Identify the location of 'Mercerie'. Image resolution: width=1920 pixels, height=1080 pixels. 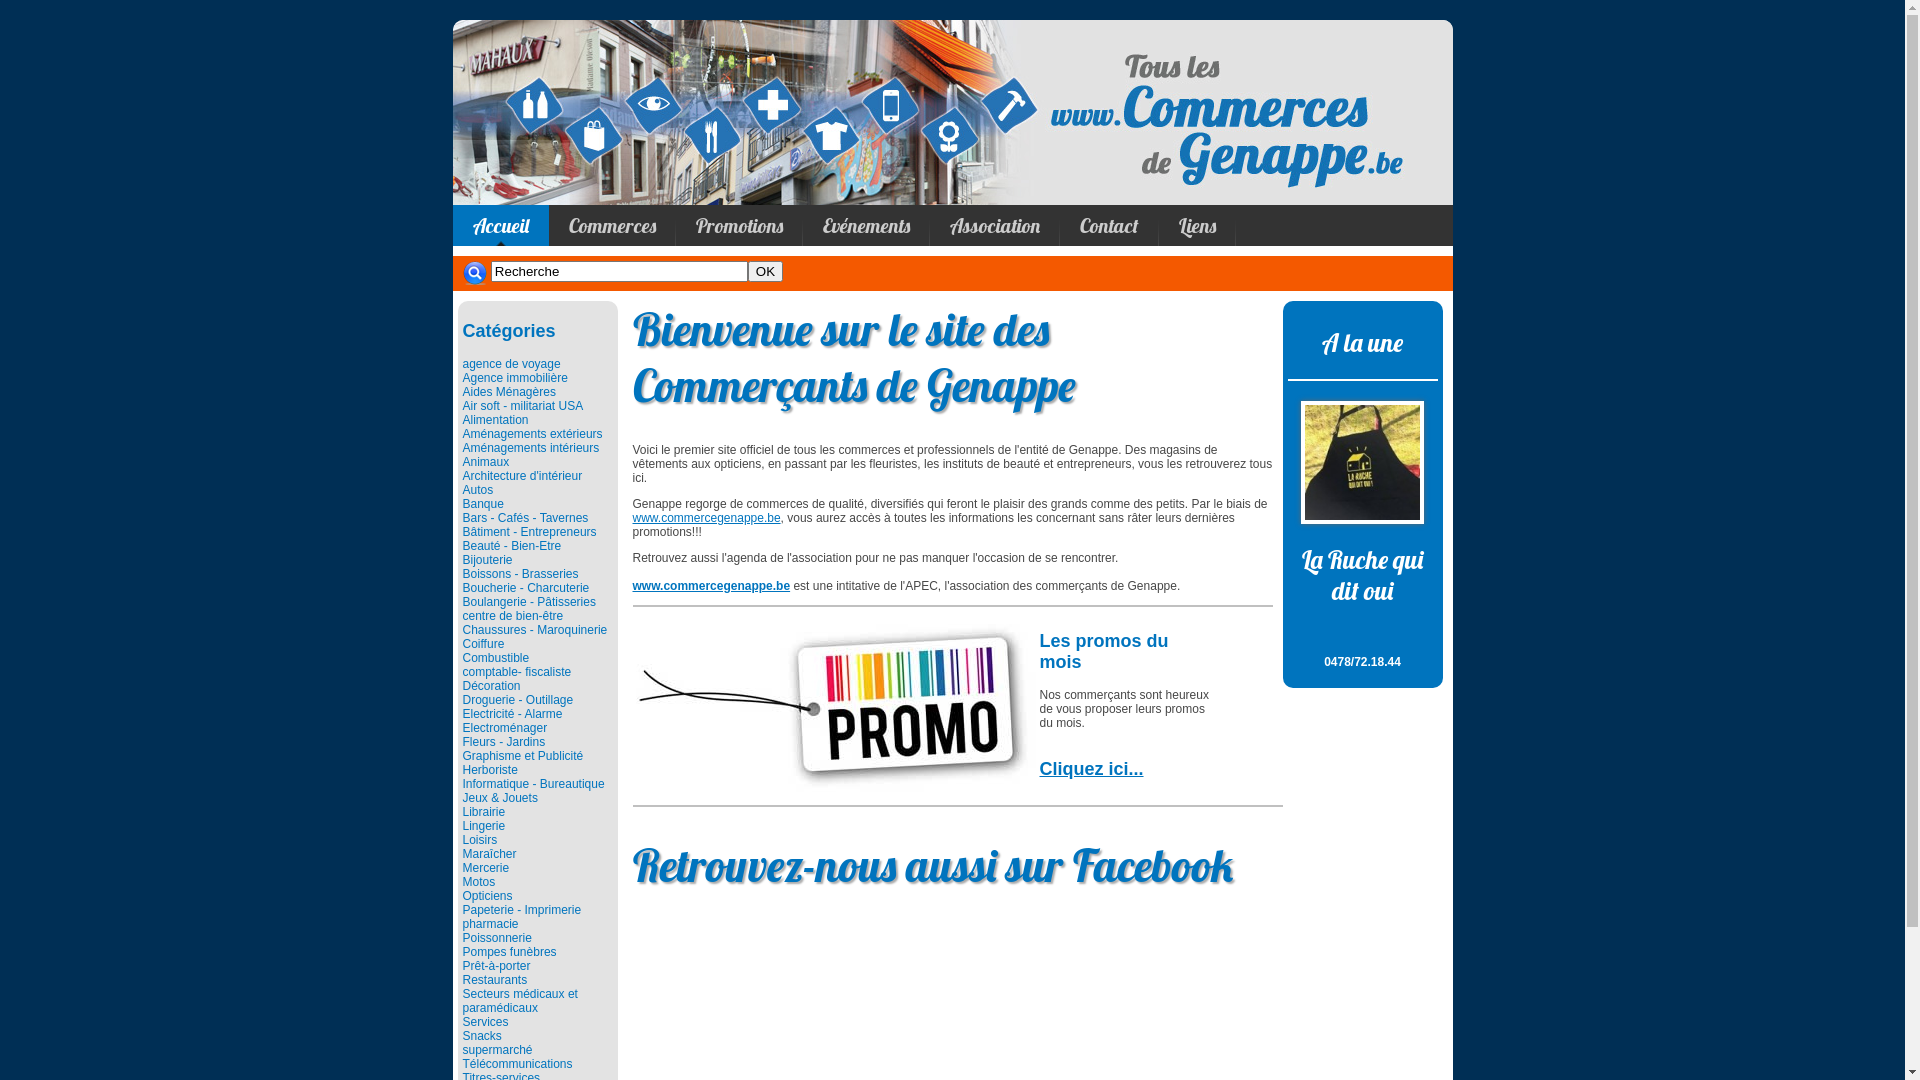
(485, 866).